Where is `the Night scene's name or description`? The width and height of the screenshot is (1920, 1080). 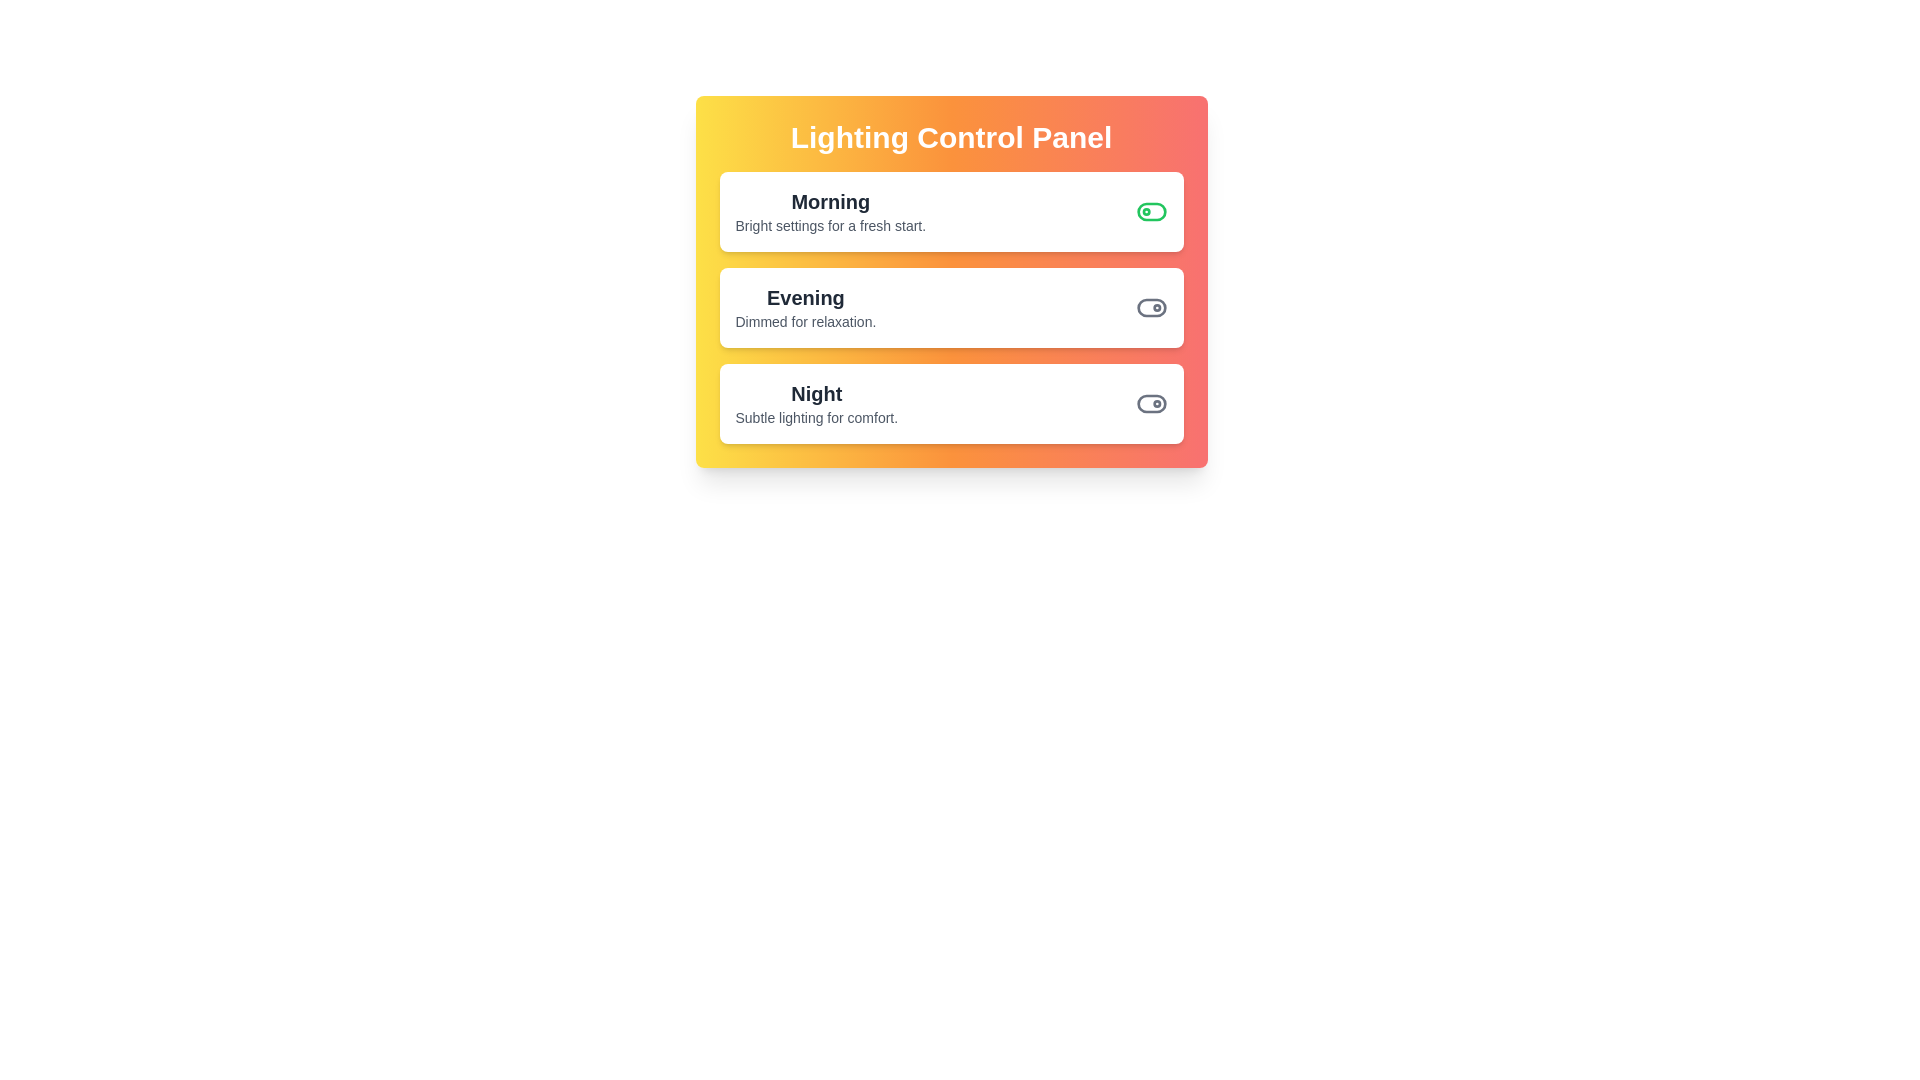
the Night scene's name or description is located at coordinates (816, 393).